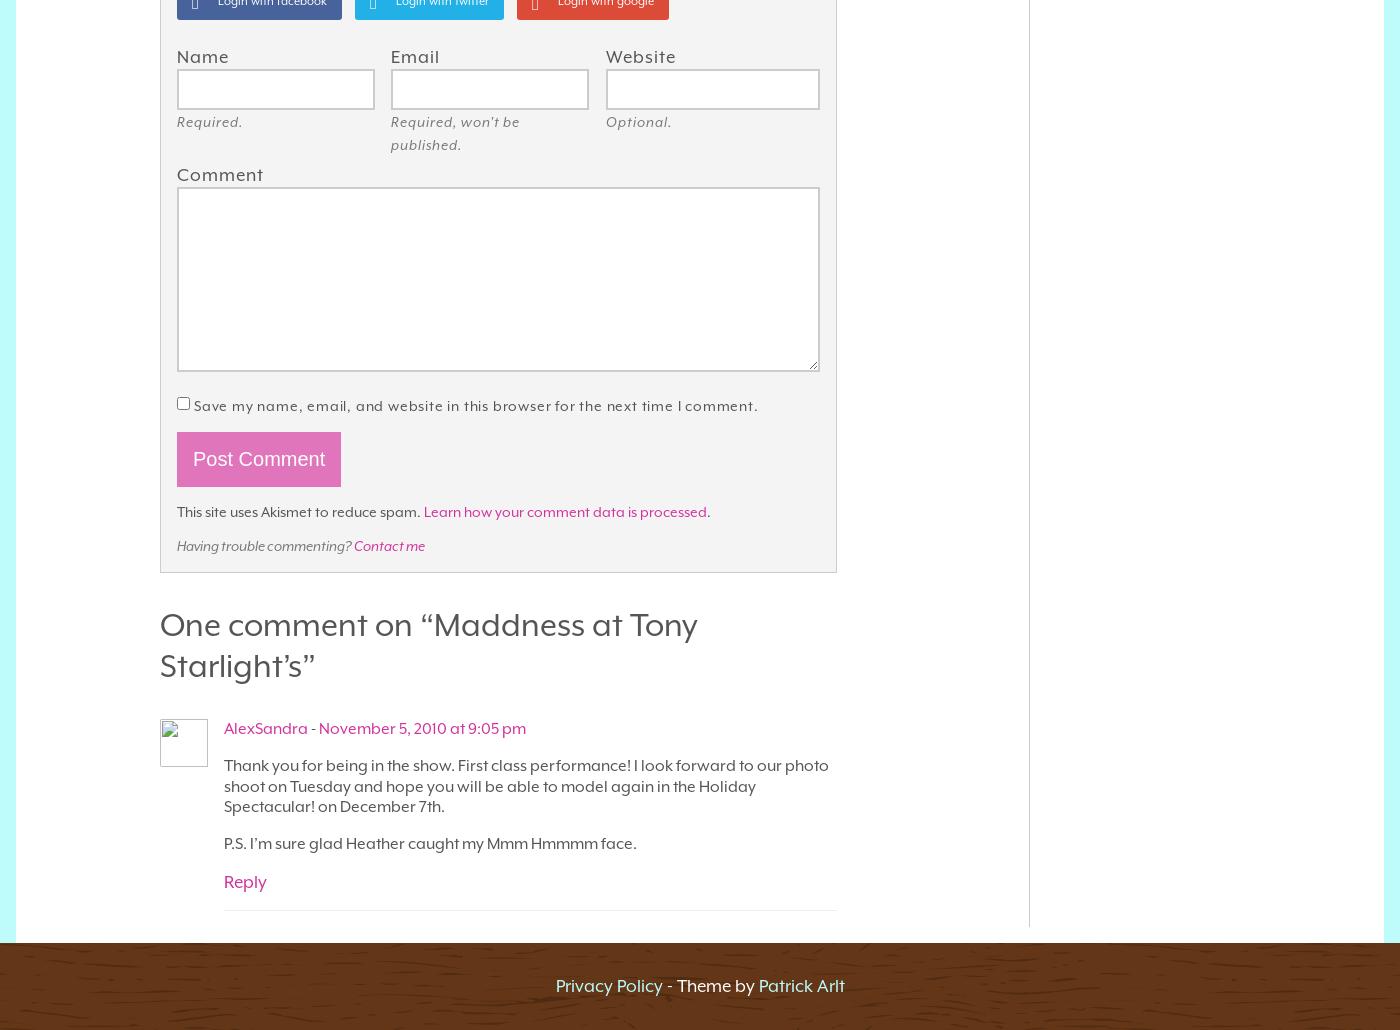  What do you see at coordinates (265, 546) in the screenshot?
I see `'Having trouble commenting?'` at bounding box center [265, 546].